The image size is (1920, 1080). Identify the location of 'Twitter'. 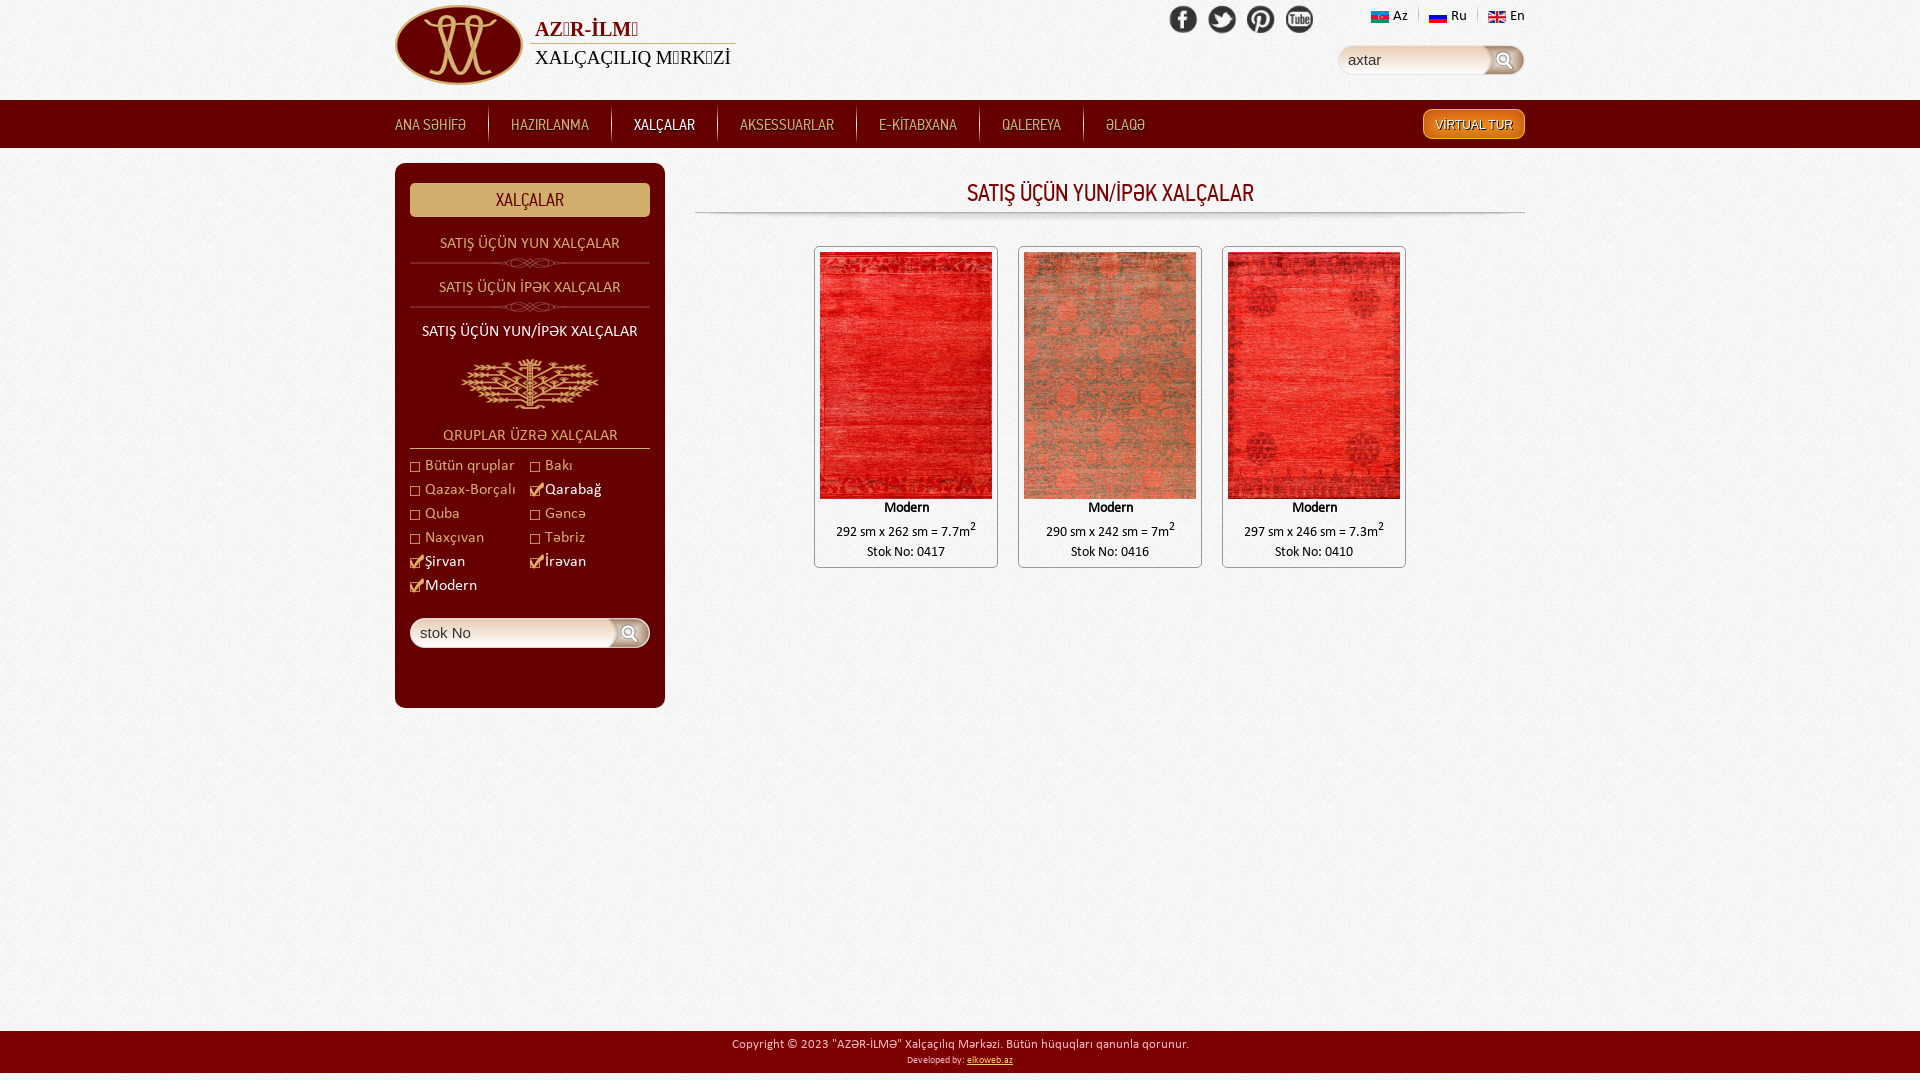
(1221, 19).